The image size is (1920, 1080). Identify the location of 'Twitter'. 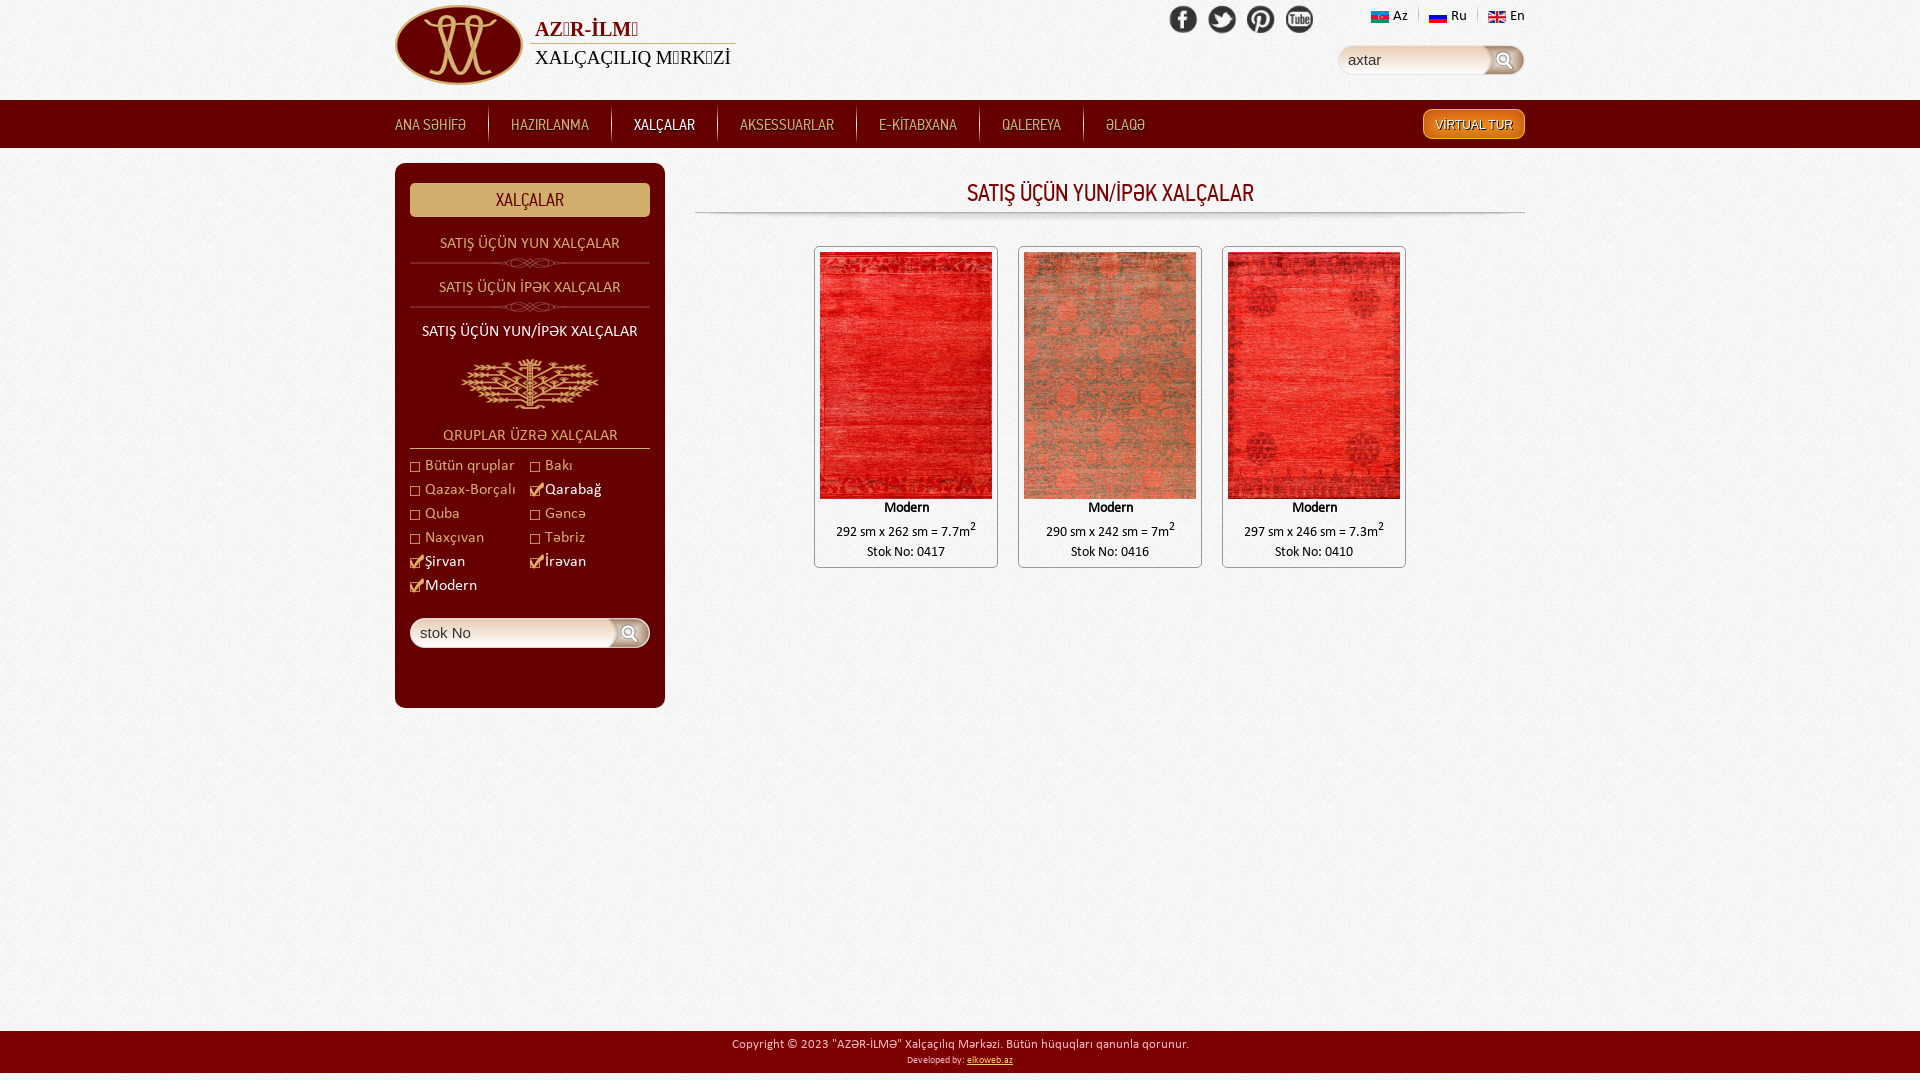
(1221, 19).